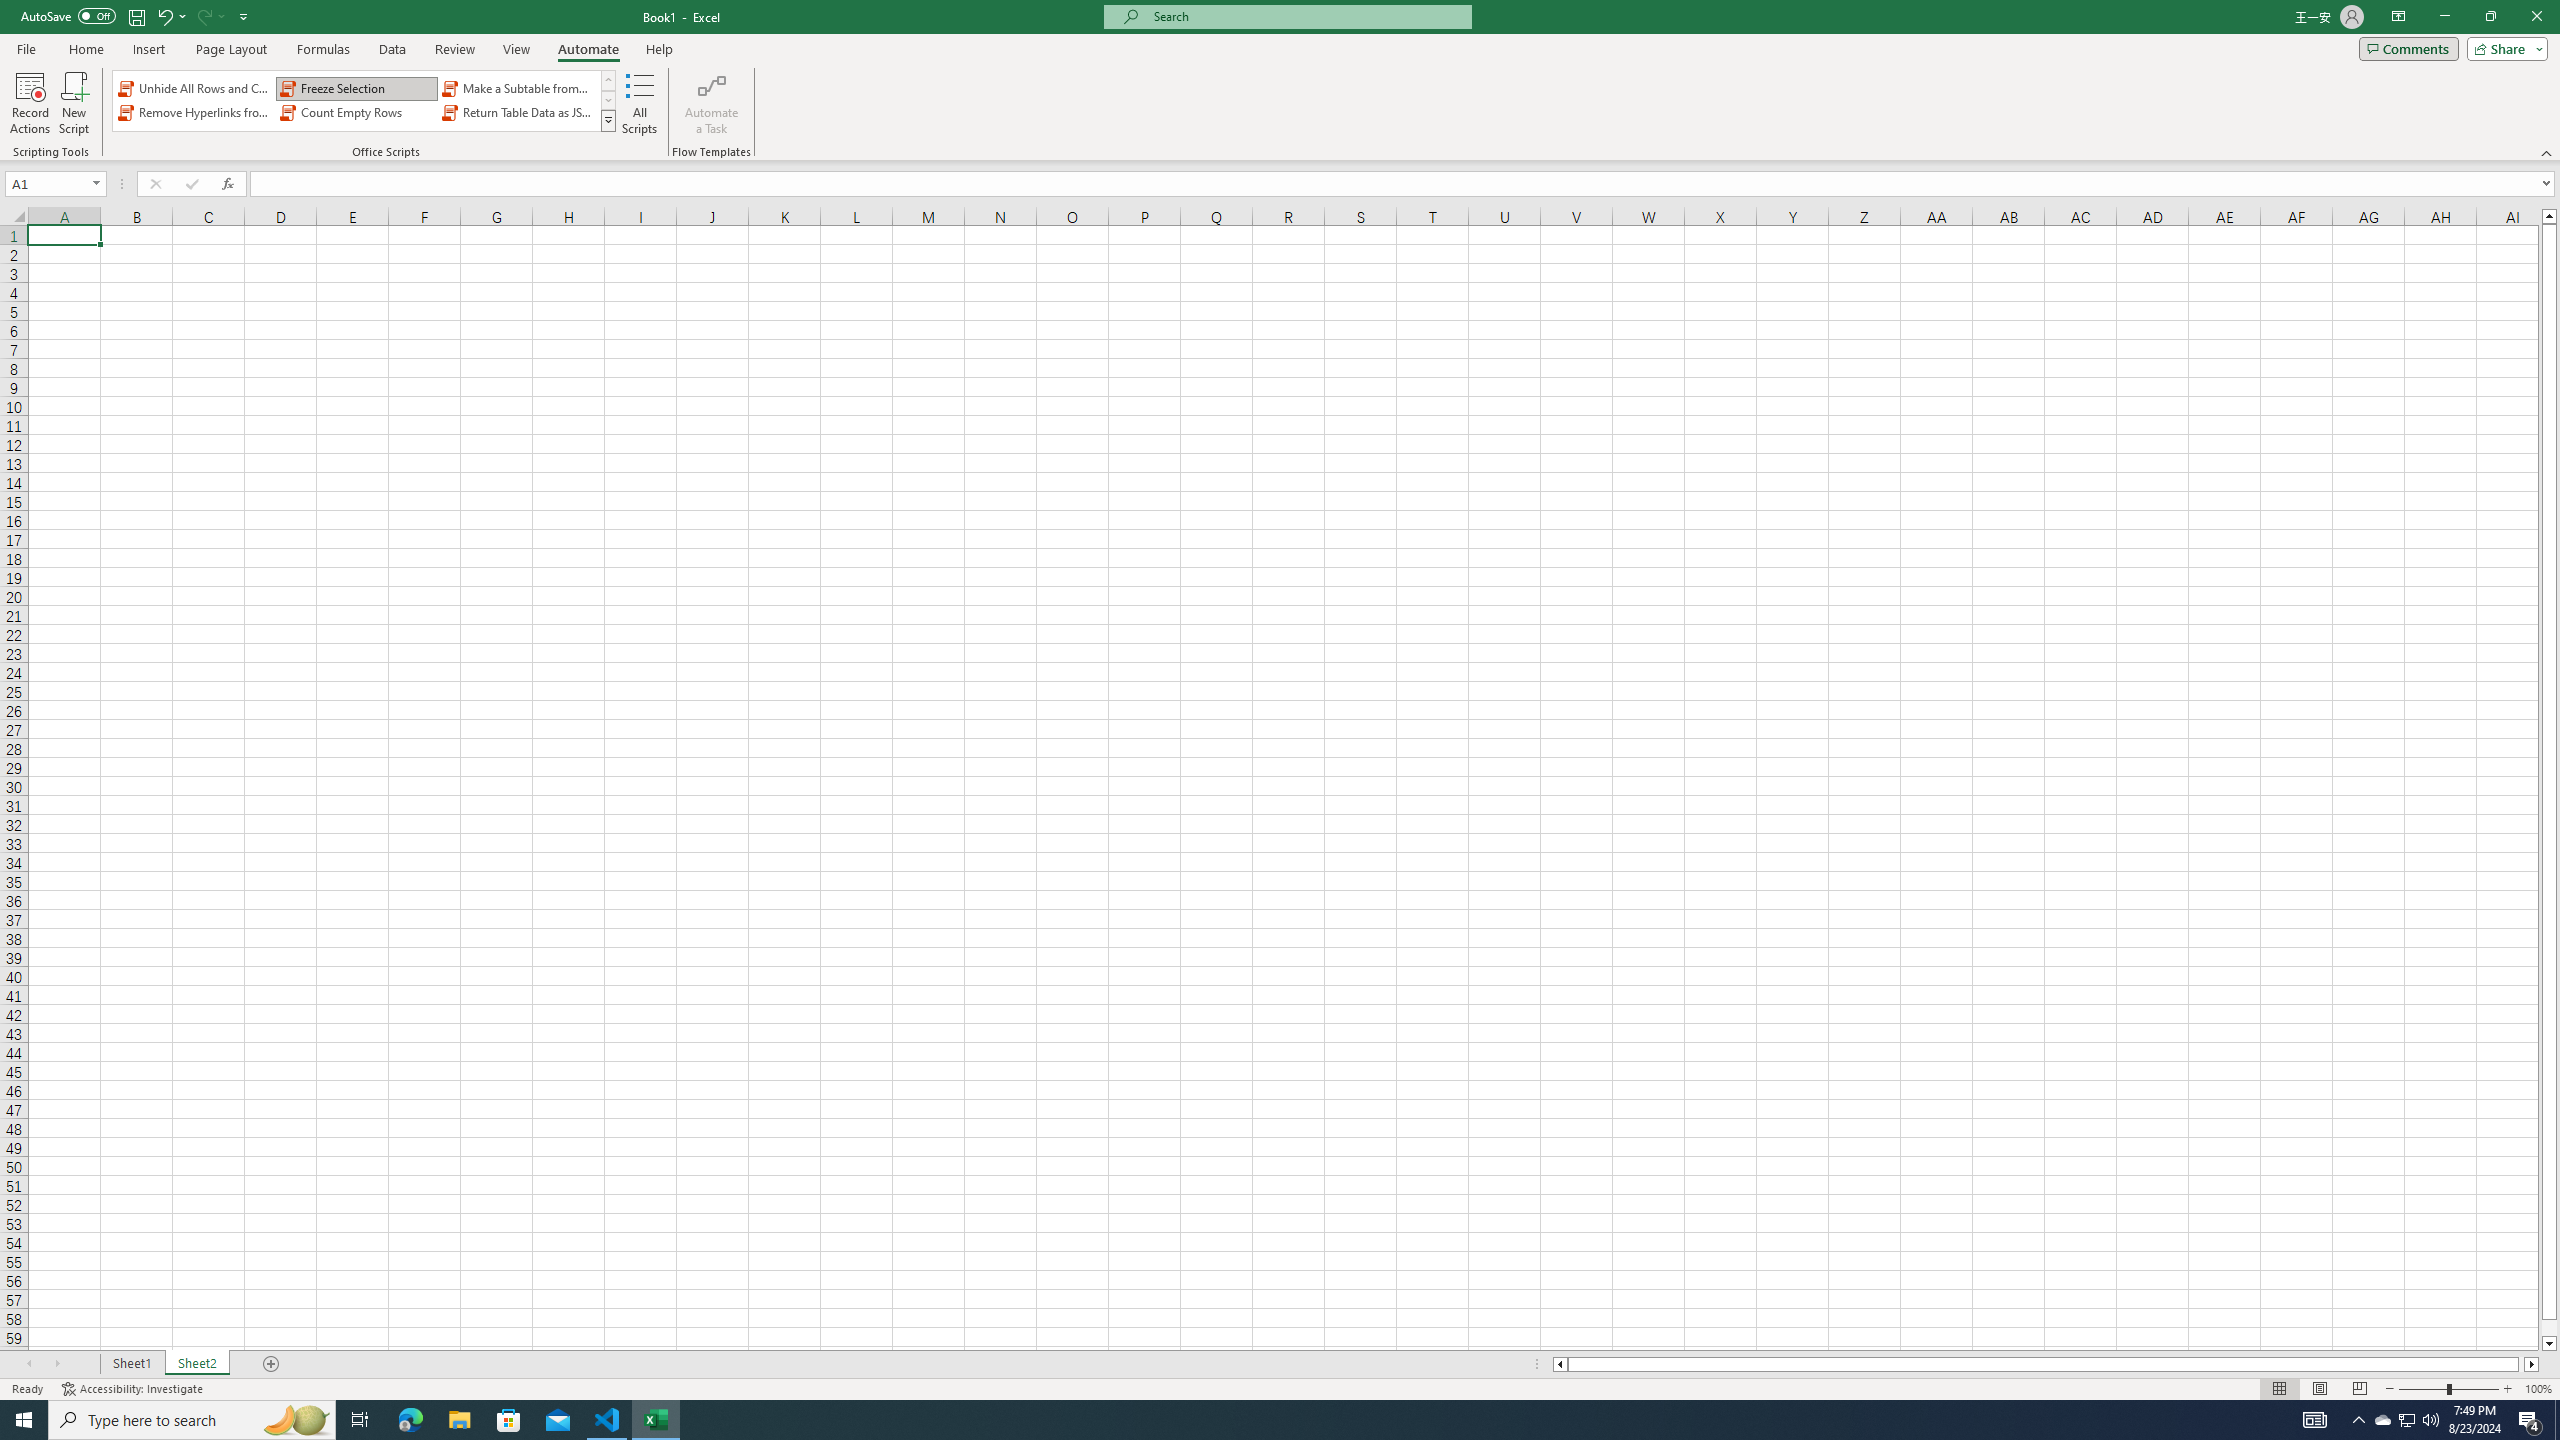 The image size is (2560, 1440). I want to click on 'Collapse the Ribbon', so click(2547, 153).